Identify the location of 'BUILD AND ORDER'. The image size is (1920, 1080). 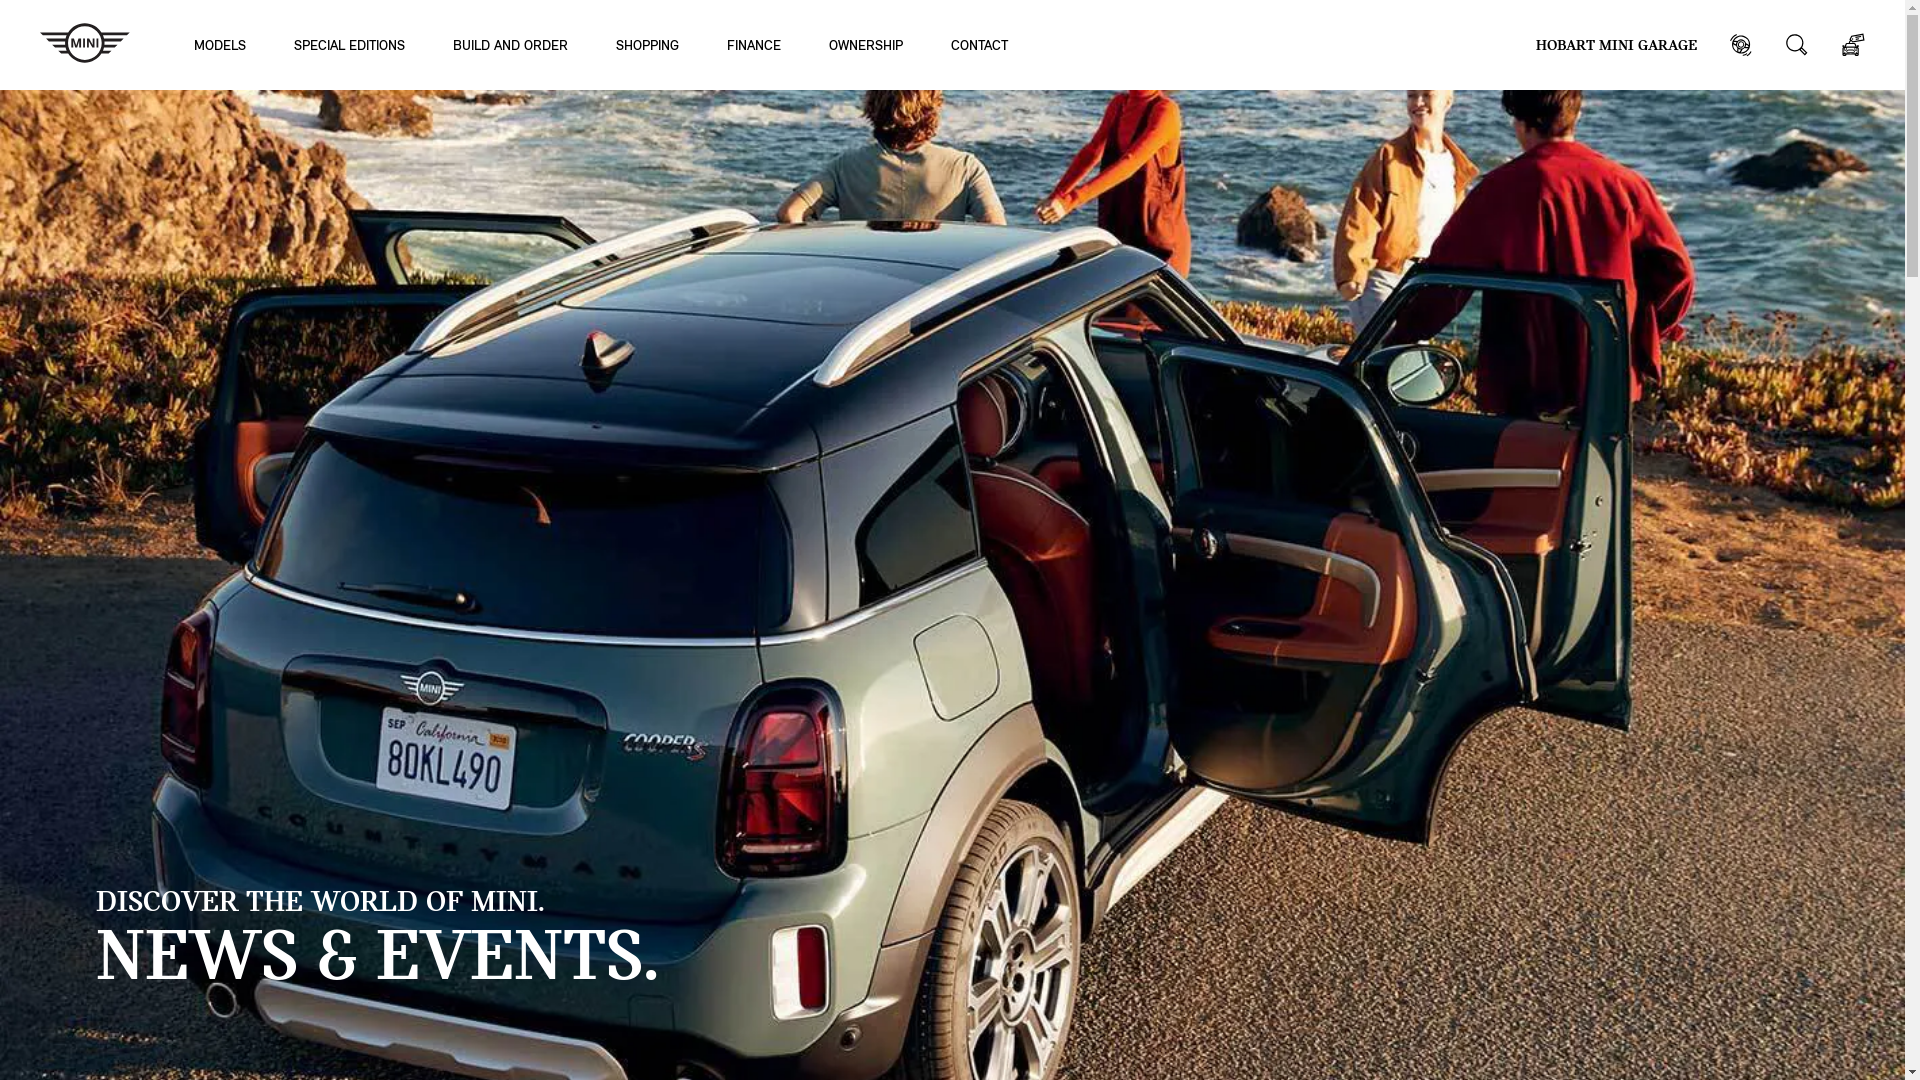
(510, 44).